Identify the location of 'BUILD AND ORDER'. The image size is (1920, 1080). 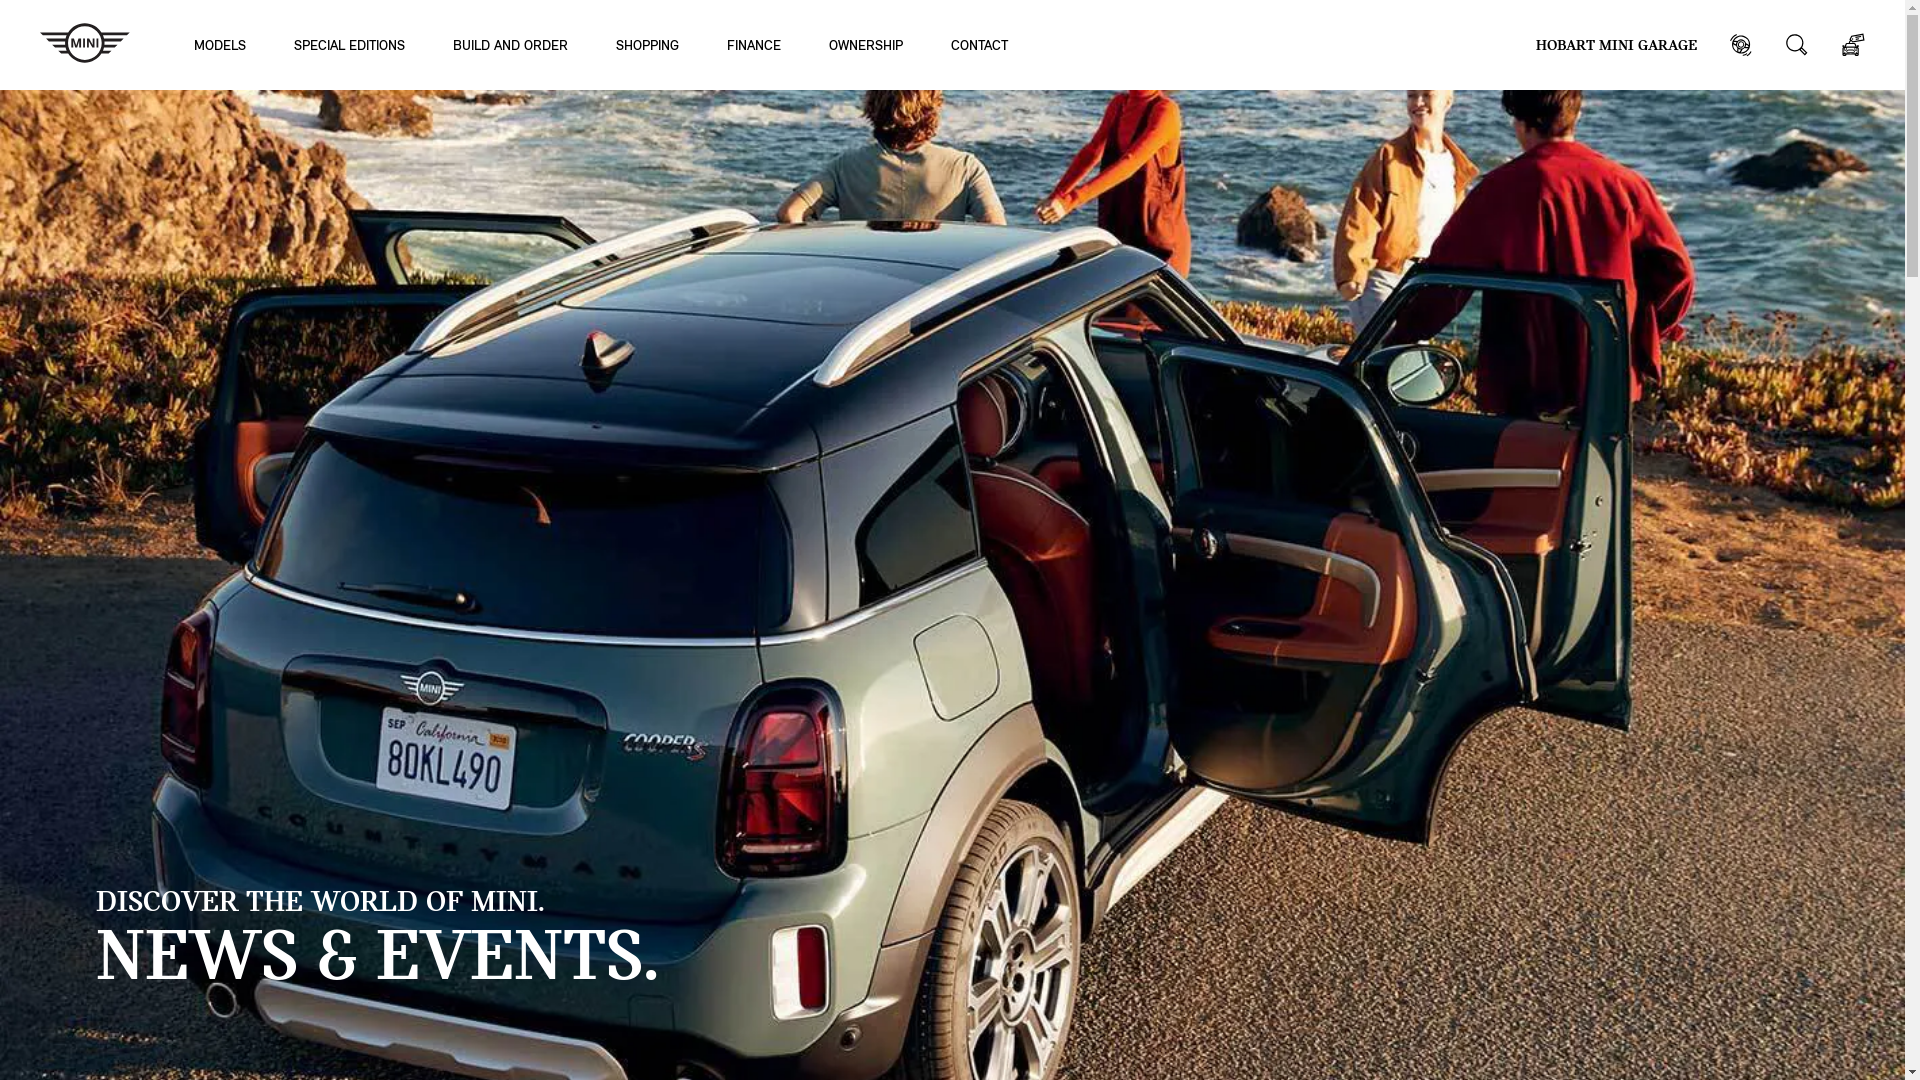
(510, 44).